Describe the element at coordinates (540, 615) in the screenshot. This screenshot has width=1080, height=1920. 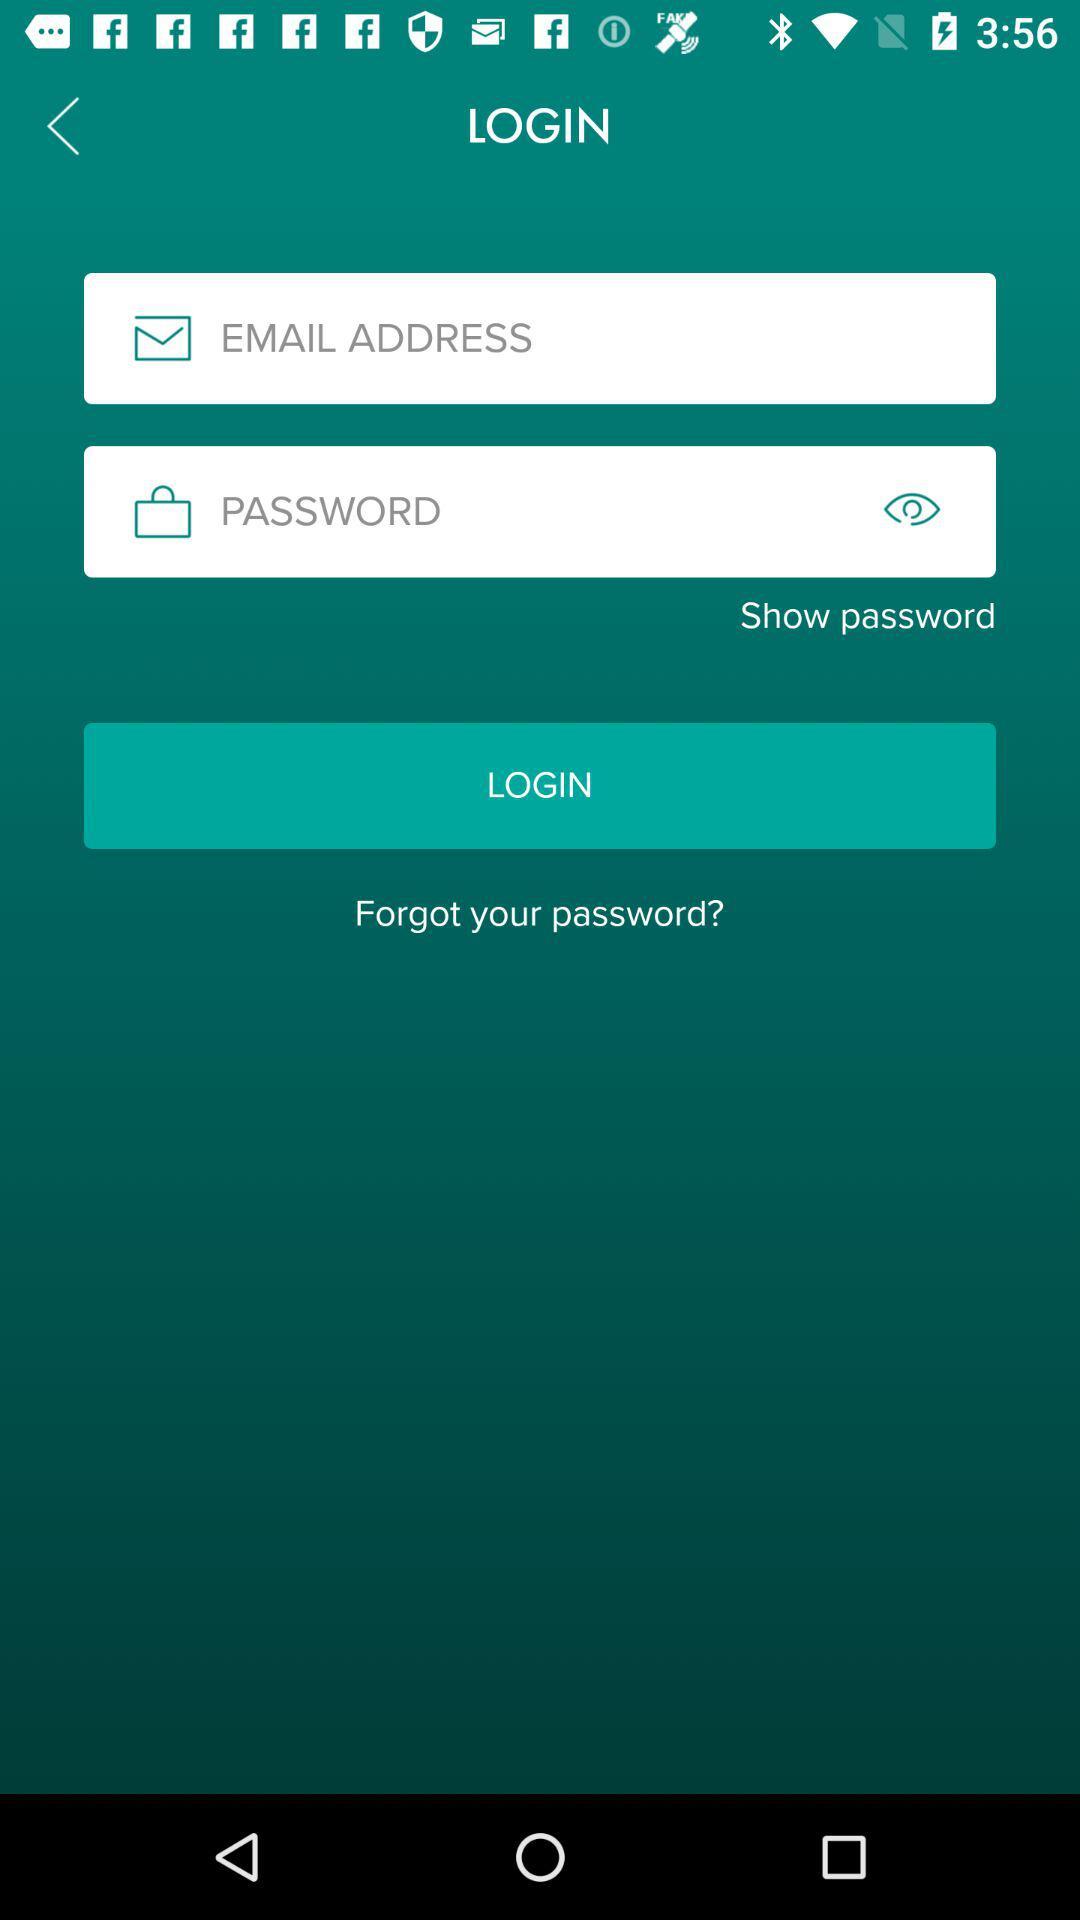
I see `show password icon` at that location.